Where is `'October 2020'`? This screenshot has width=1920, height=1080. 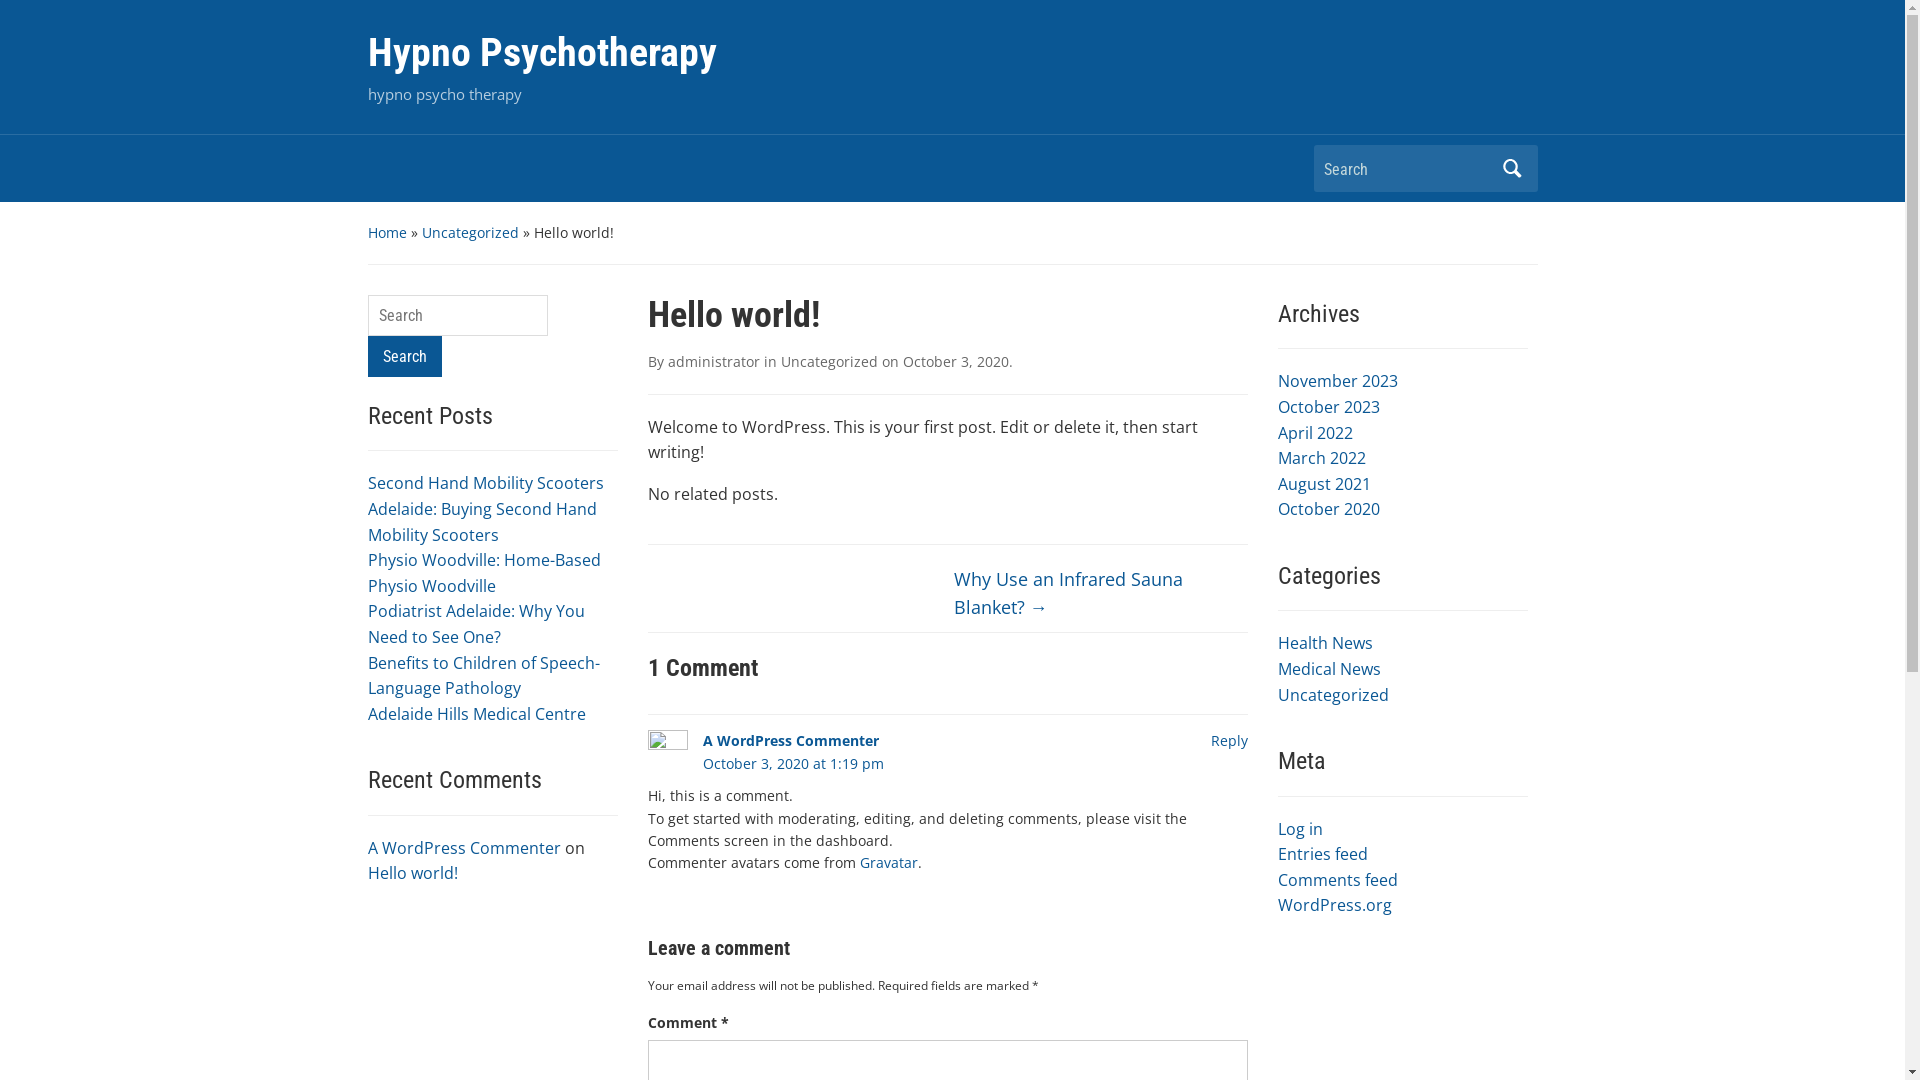
'October 2020' is located at coordinates (1276, 508).